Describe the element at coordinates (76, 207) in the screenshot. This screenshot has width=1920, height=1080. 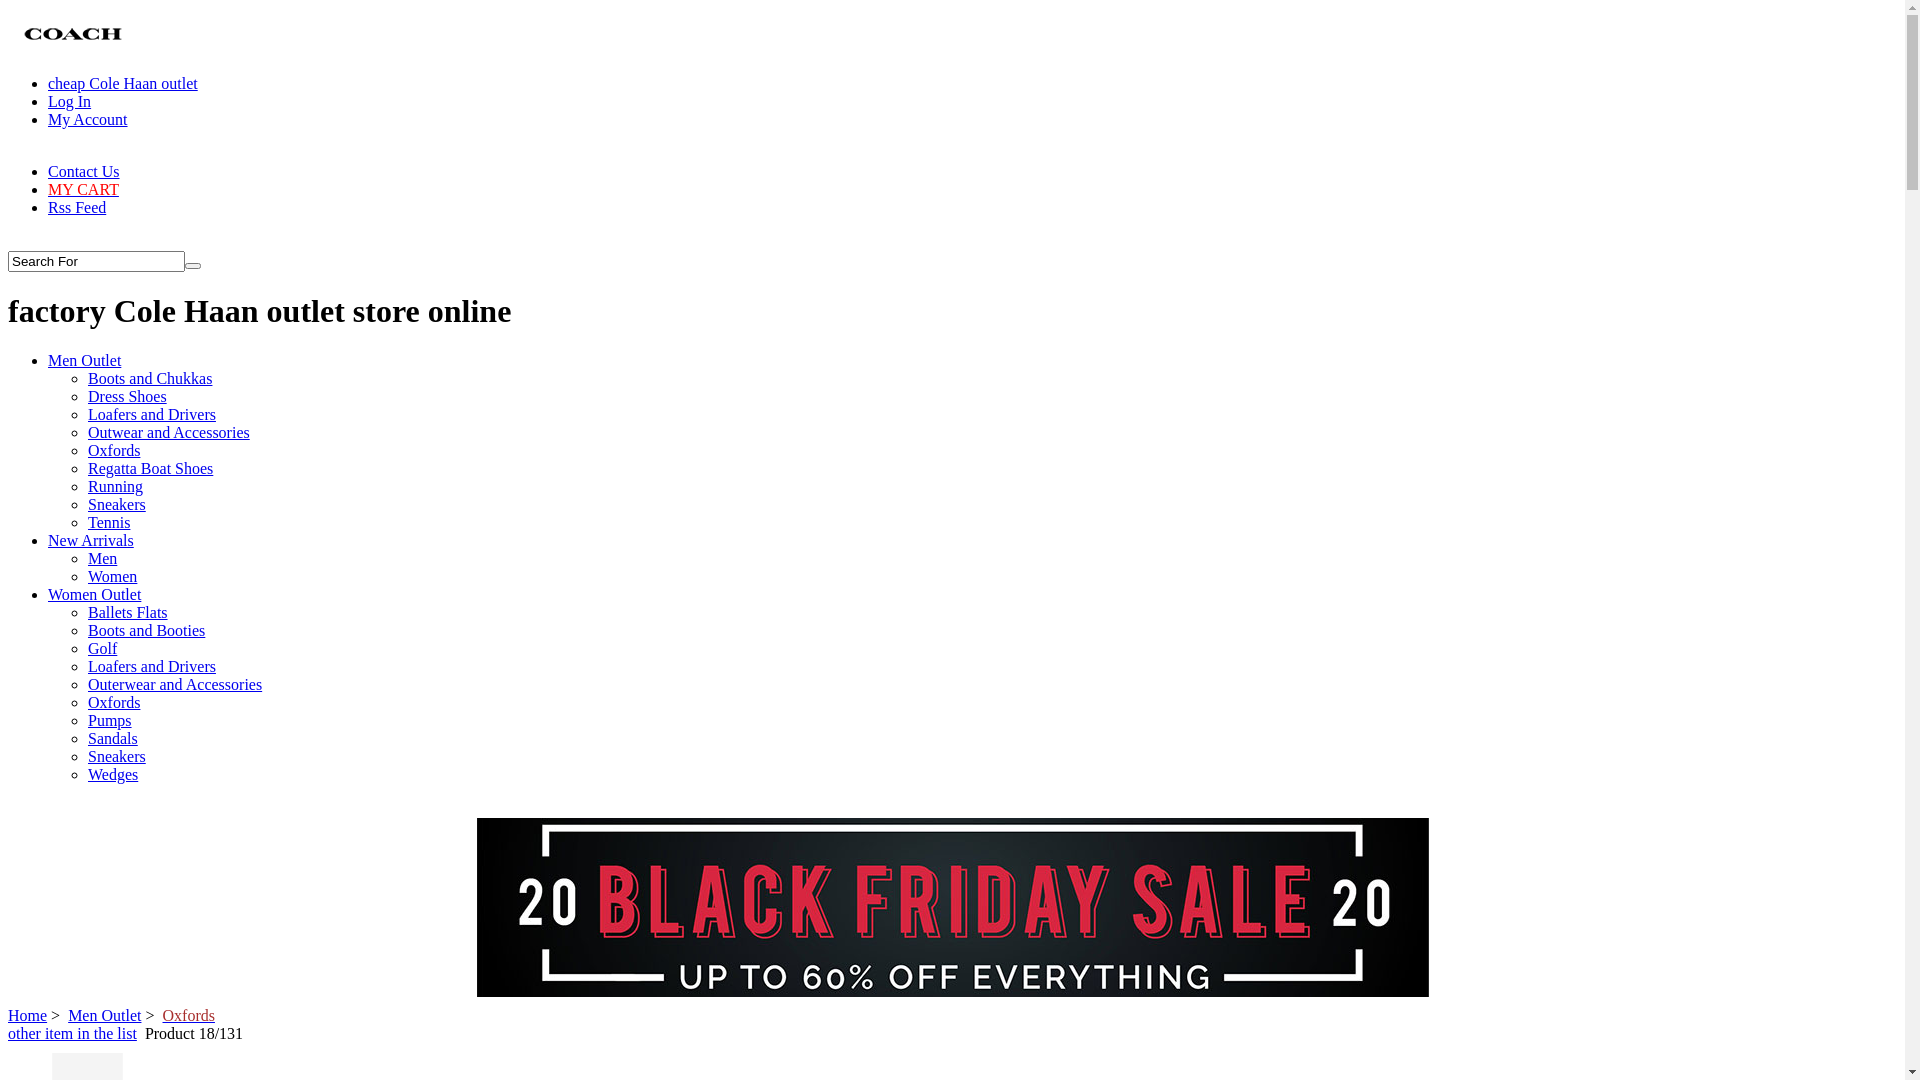
I see `'Rss Feed'` at that location.